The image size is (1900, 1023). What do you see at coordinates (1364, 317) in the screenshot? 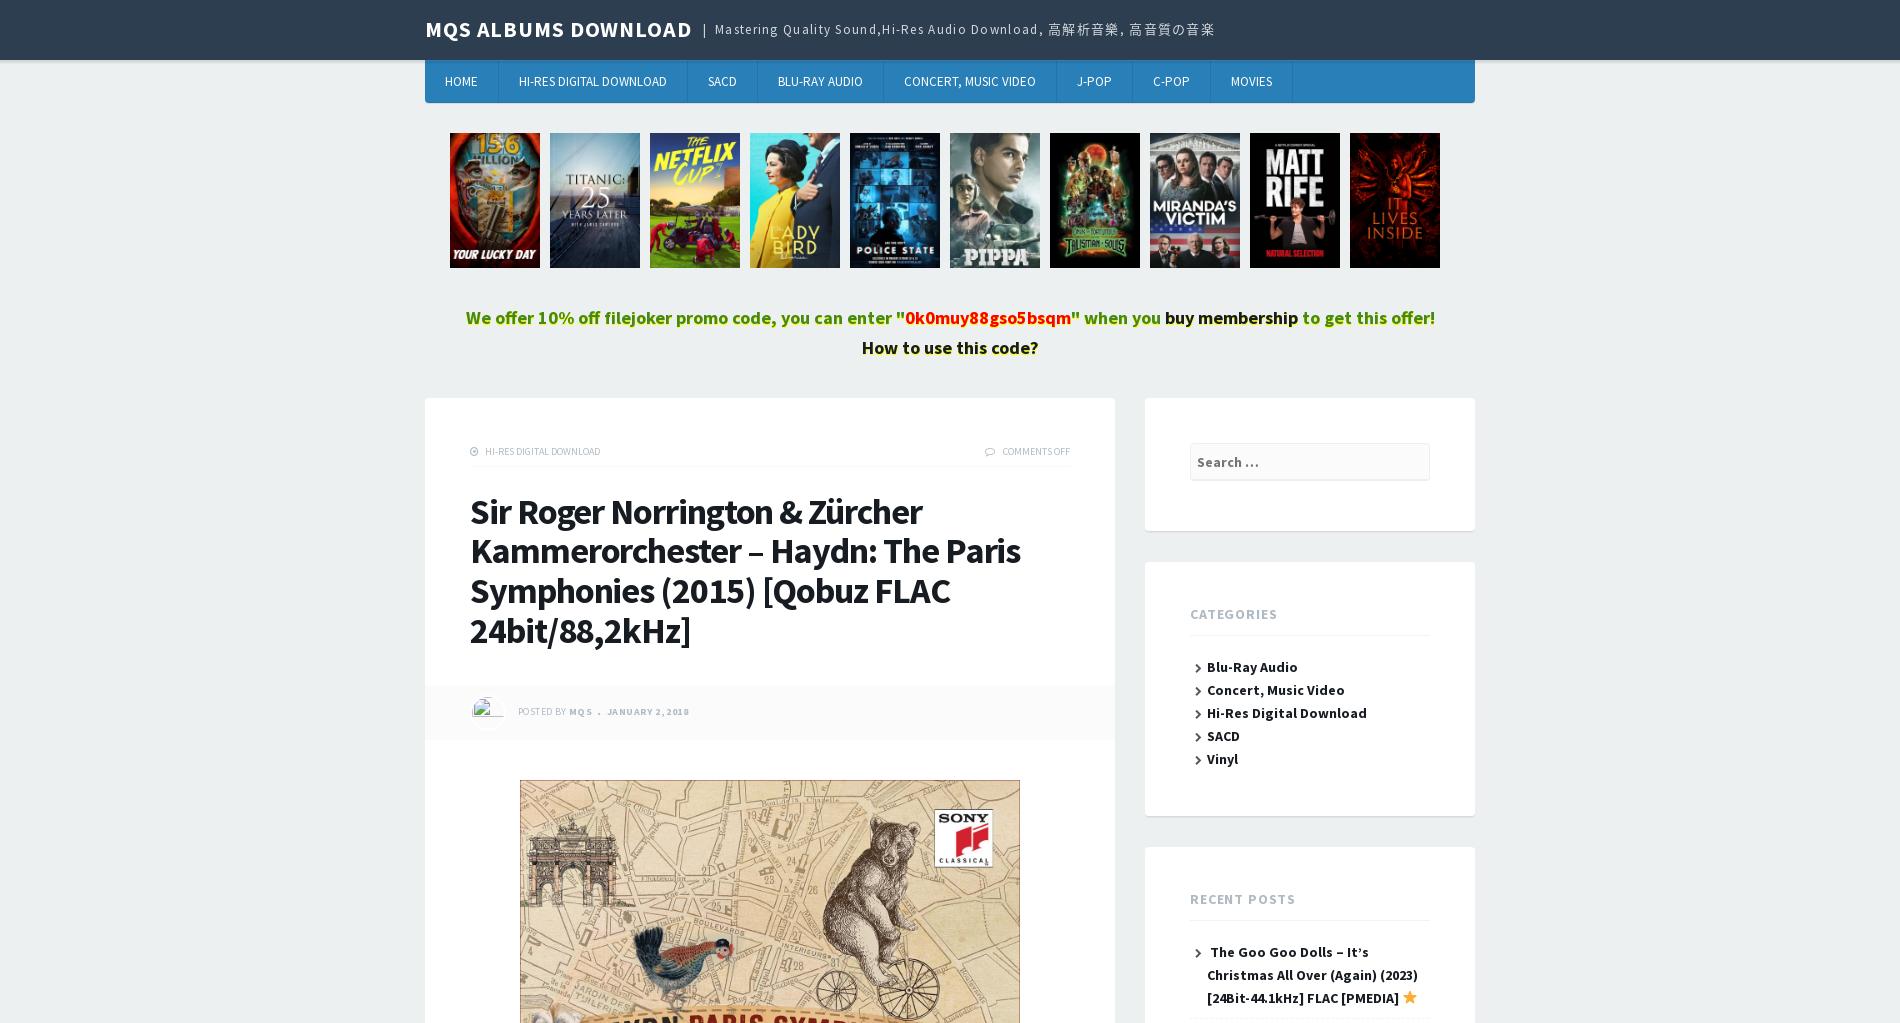
I see `'to get this offer!'` at bounding box center [1364, 317].